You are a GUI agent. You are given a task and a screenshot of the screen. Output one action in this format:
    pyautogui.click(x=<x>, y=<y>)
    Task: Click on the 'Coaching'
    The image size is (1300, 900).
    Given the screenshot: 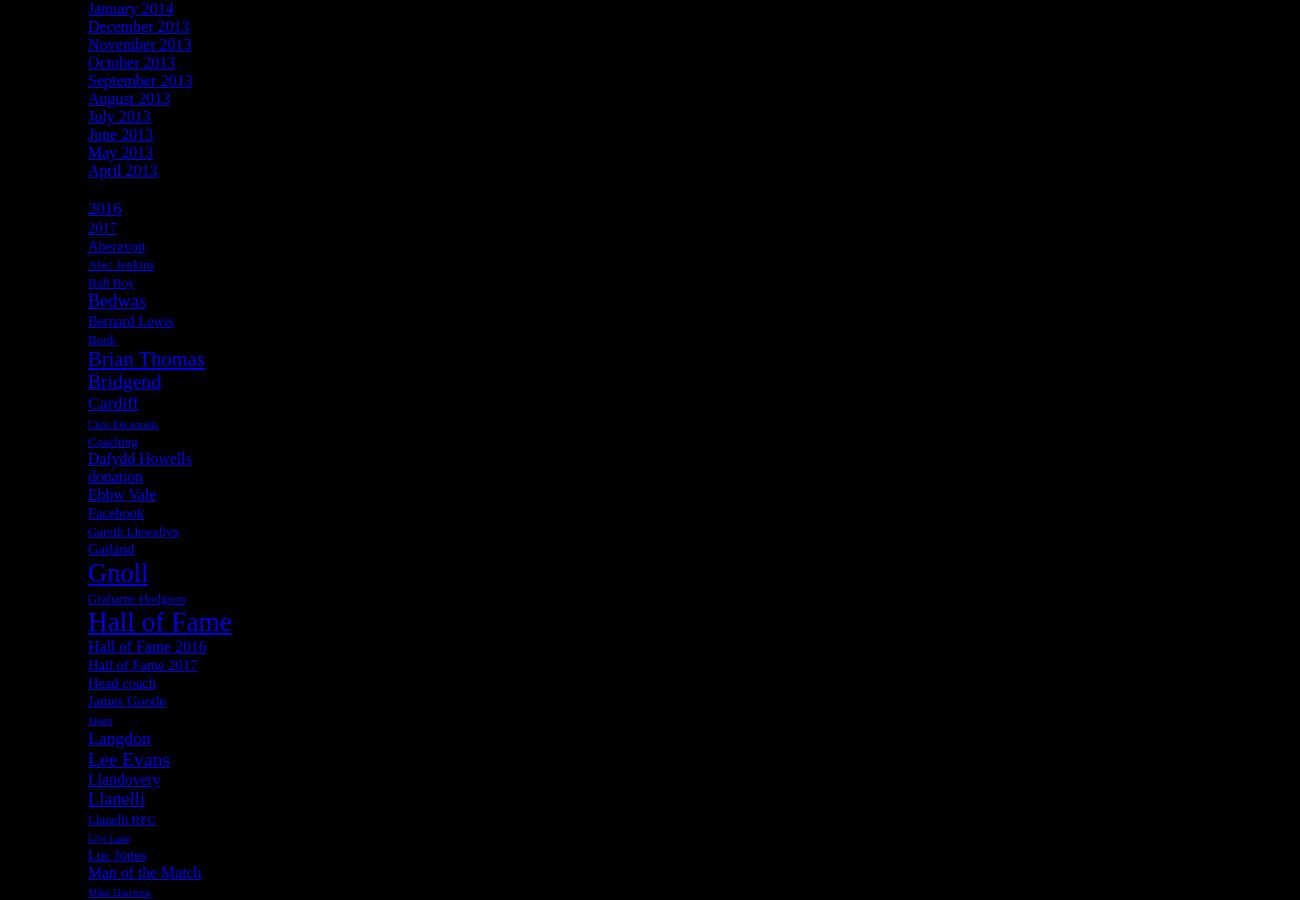 What is the action you would take?
    pyautogui.click(x=111, y=440)
    